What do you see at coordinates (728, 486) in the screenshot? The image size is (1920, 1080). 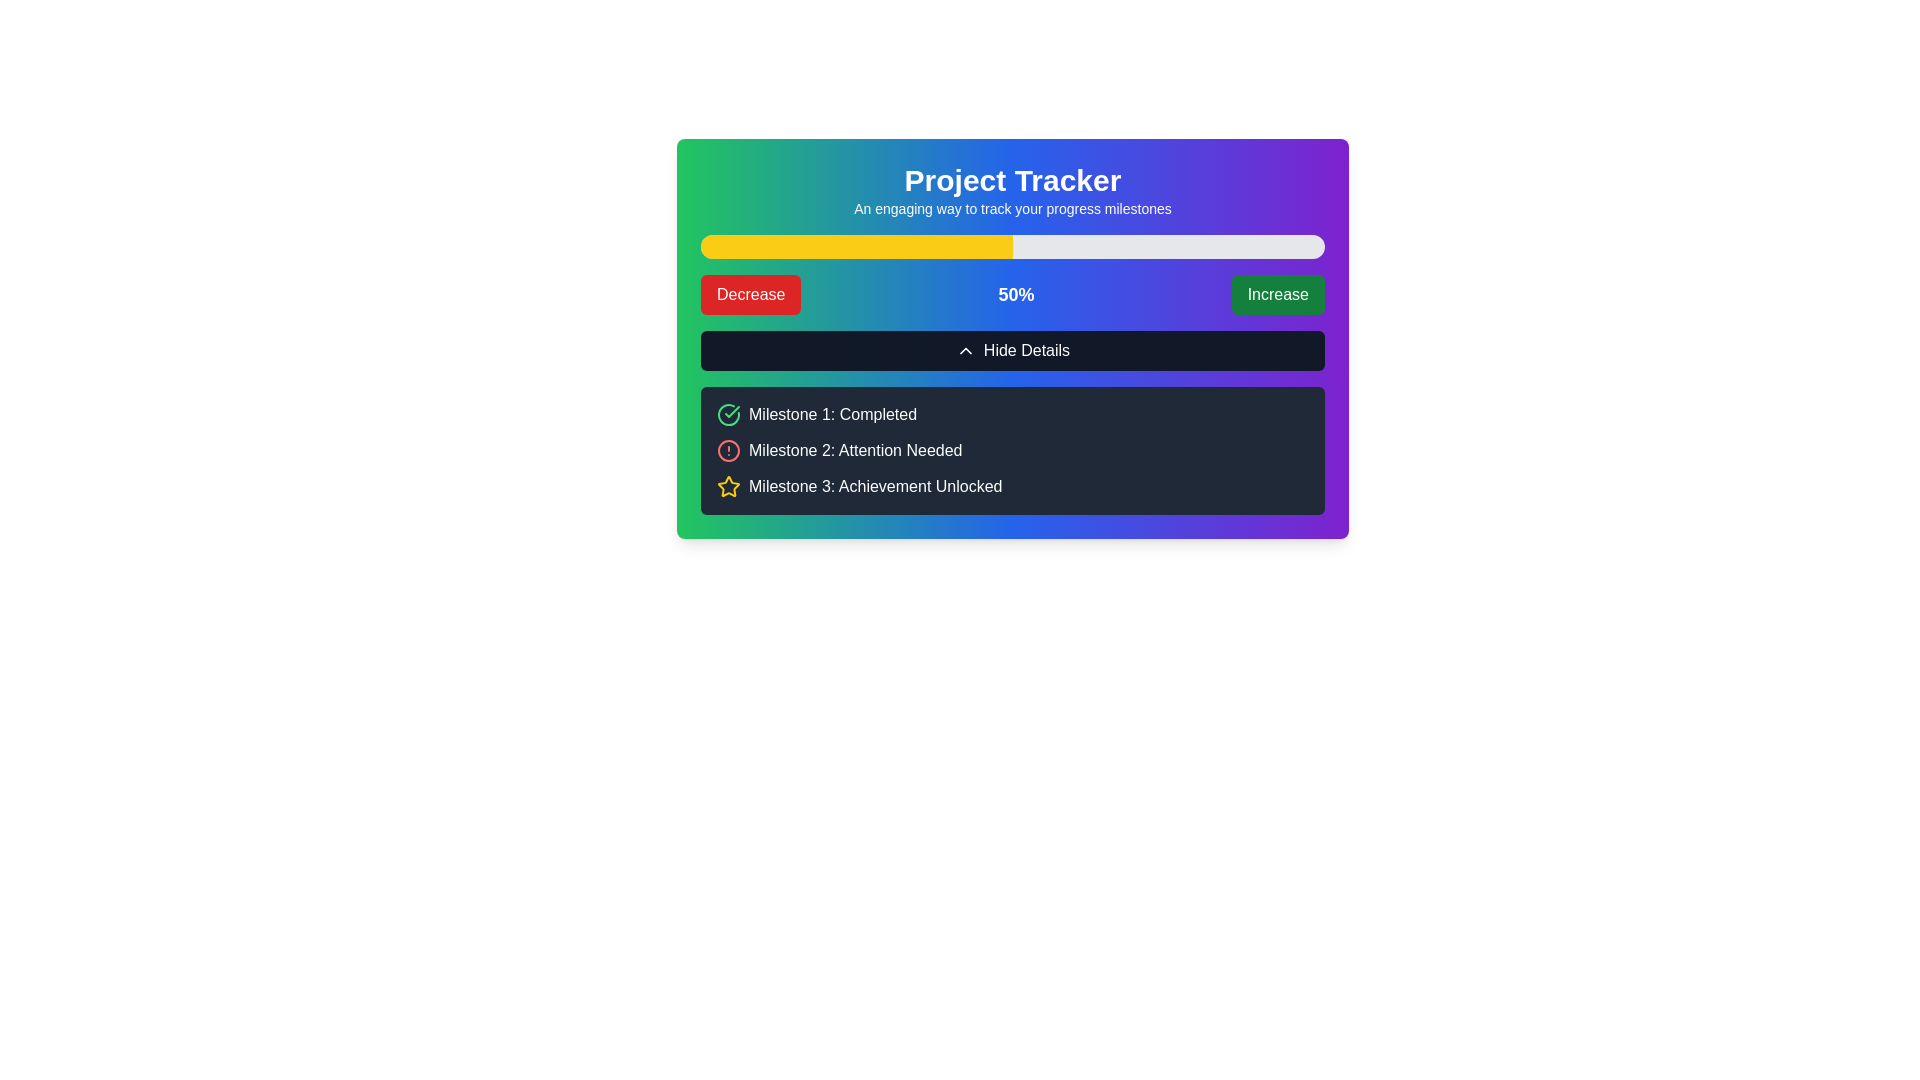 I see `the star-shaped icon with a hollow center, styled with a yellow outline, located as the first item in the 'Milestone 3: Achievement Unlocked' list` at bounding box center [728, 486].